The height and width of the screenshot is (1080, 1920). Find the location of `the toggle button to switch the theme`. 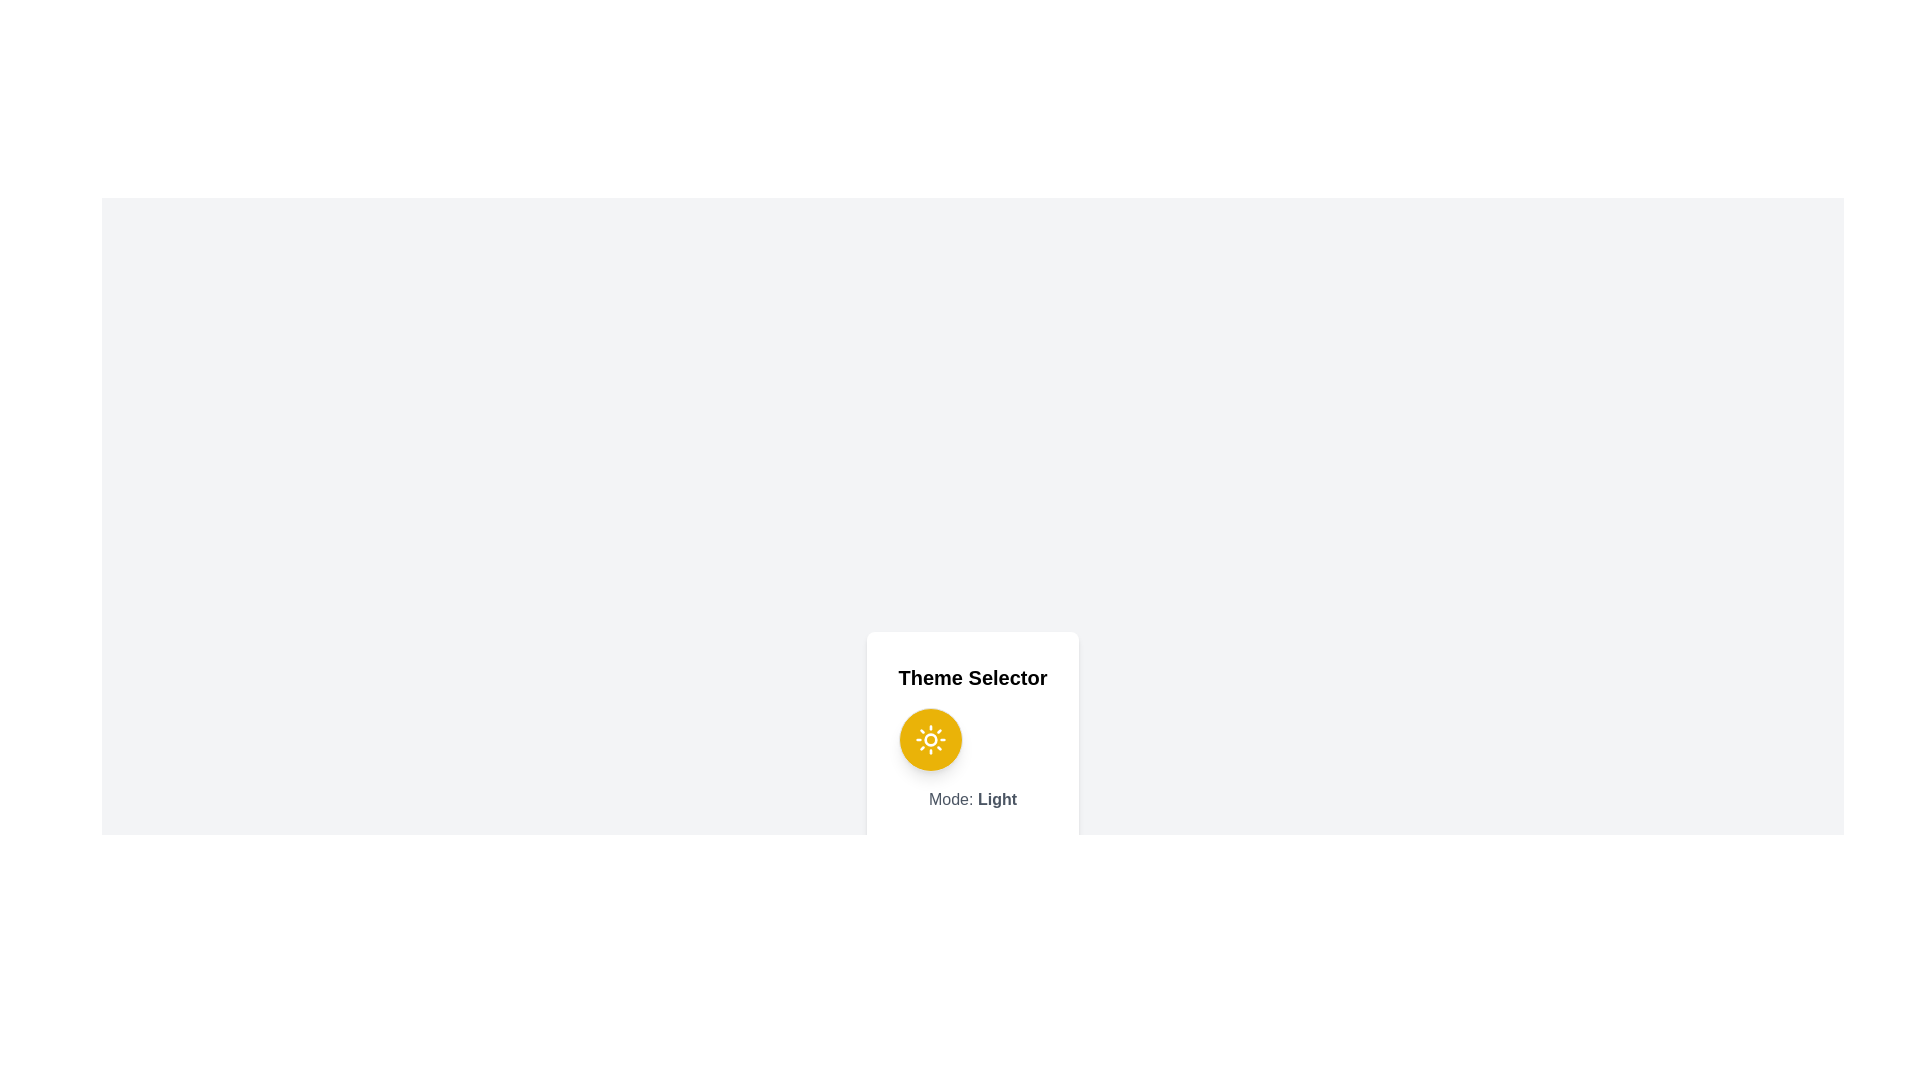

the toggle button to switch the theme is located at coordinates (929, 740).